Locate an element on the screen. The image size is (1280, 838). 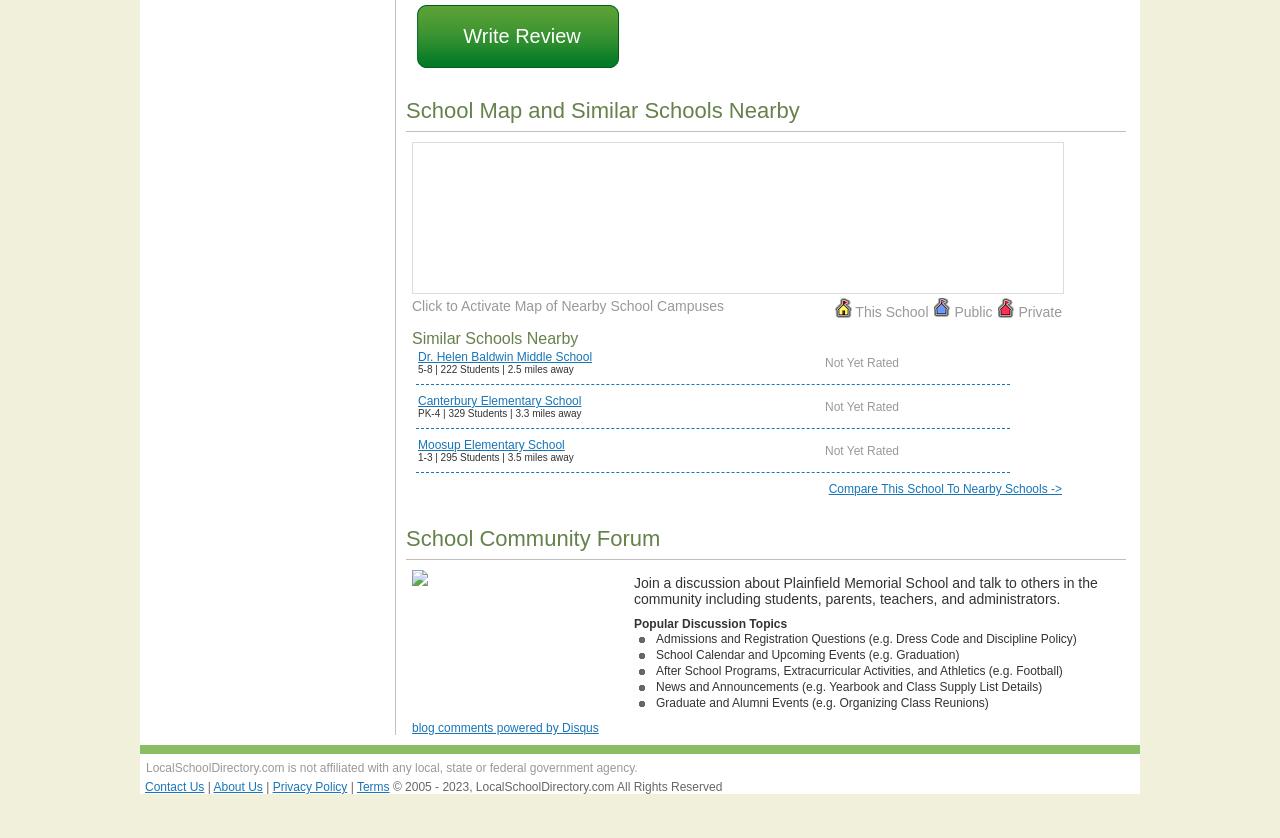
'Similar Schools Nearby' is located at coordinates (494, 337).